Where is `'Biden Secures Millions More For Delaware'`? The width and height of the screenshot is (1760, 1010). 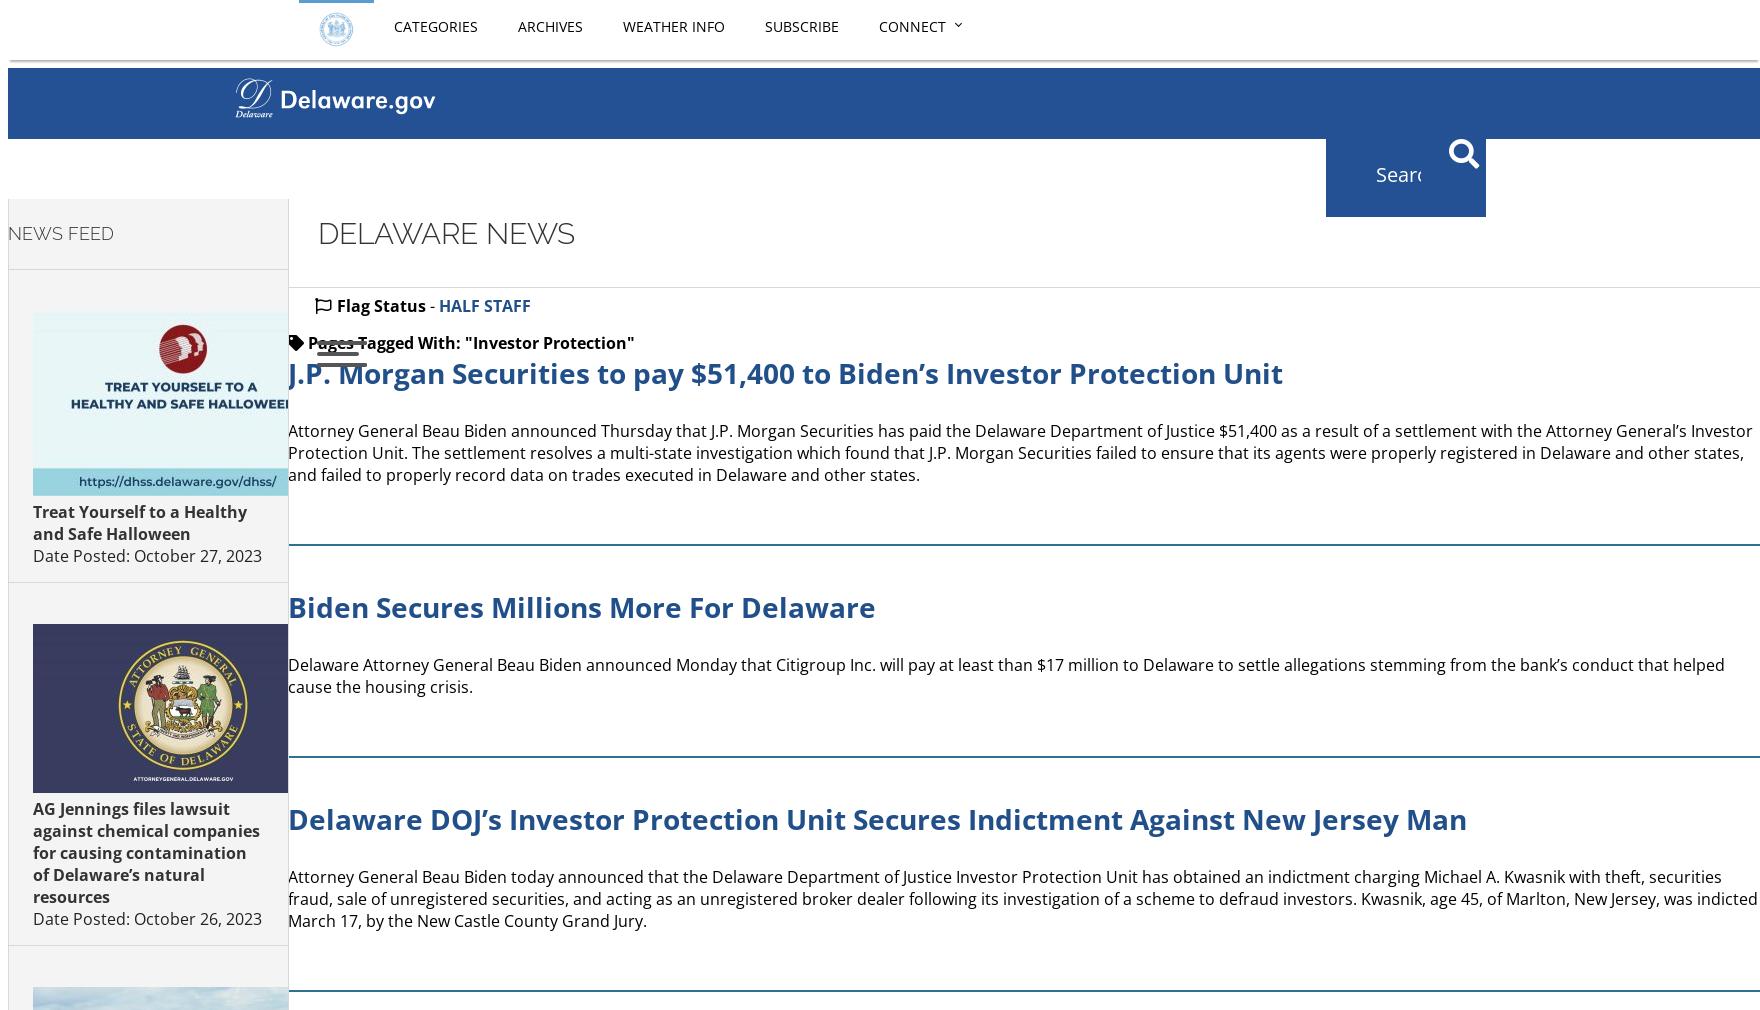 'Biden Secures Millions More For Delaware' is located at coordinates (286, 606).